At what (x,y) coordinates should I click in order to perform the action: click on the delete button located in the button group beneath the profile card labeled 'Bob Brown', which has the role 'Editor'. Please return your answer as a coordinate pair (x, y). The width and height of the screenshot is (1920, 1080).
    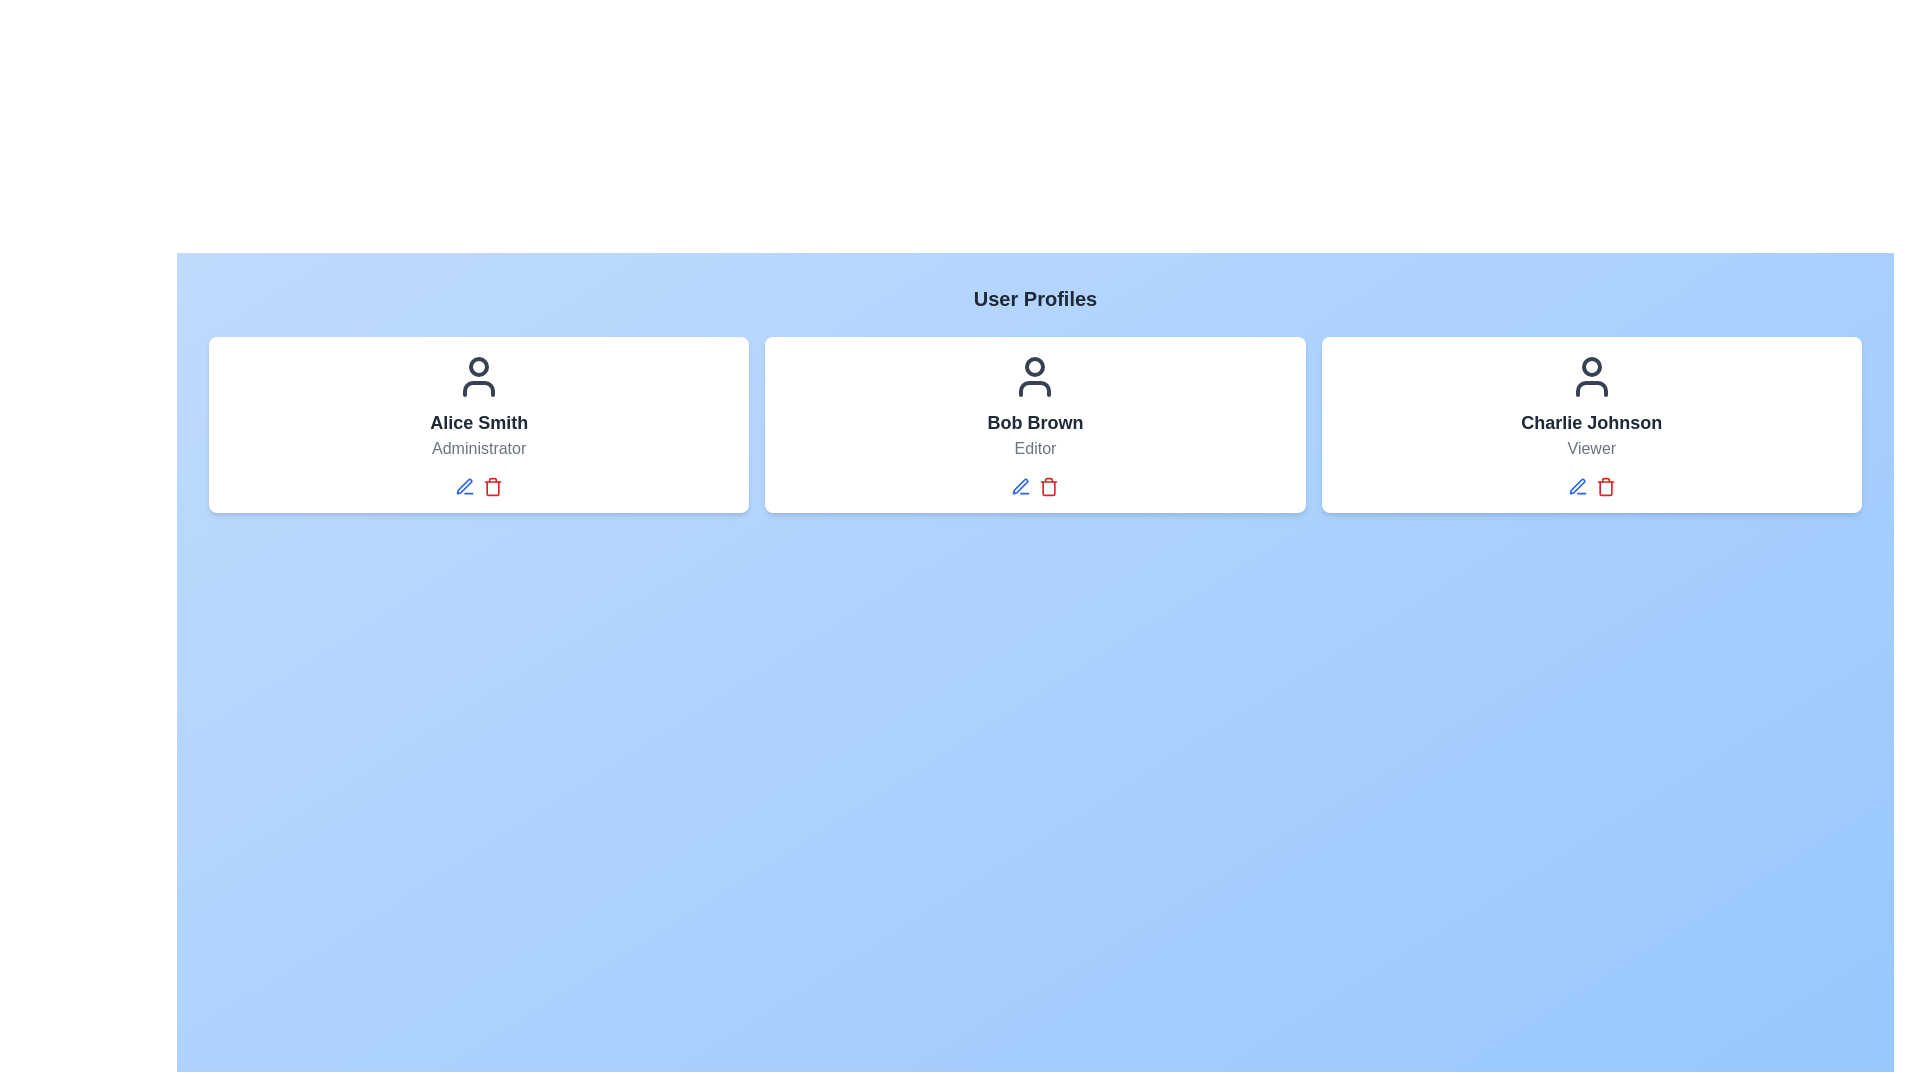
    Looking at the image, I should click on (1035, 486).